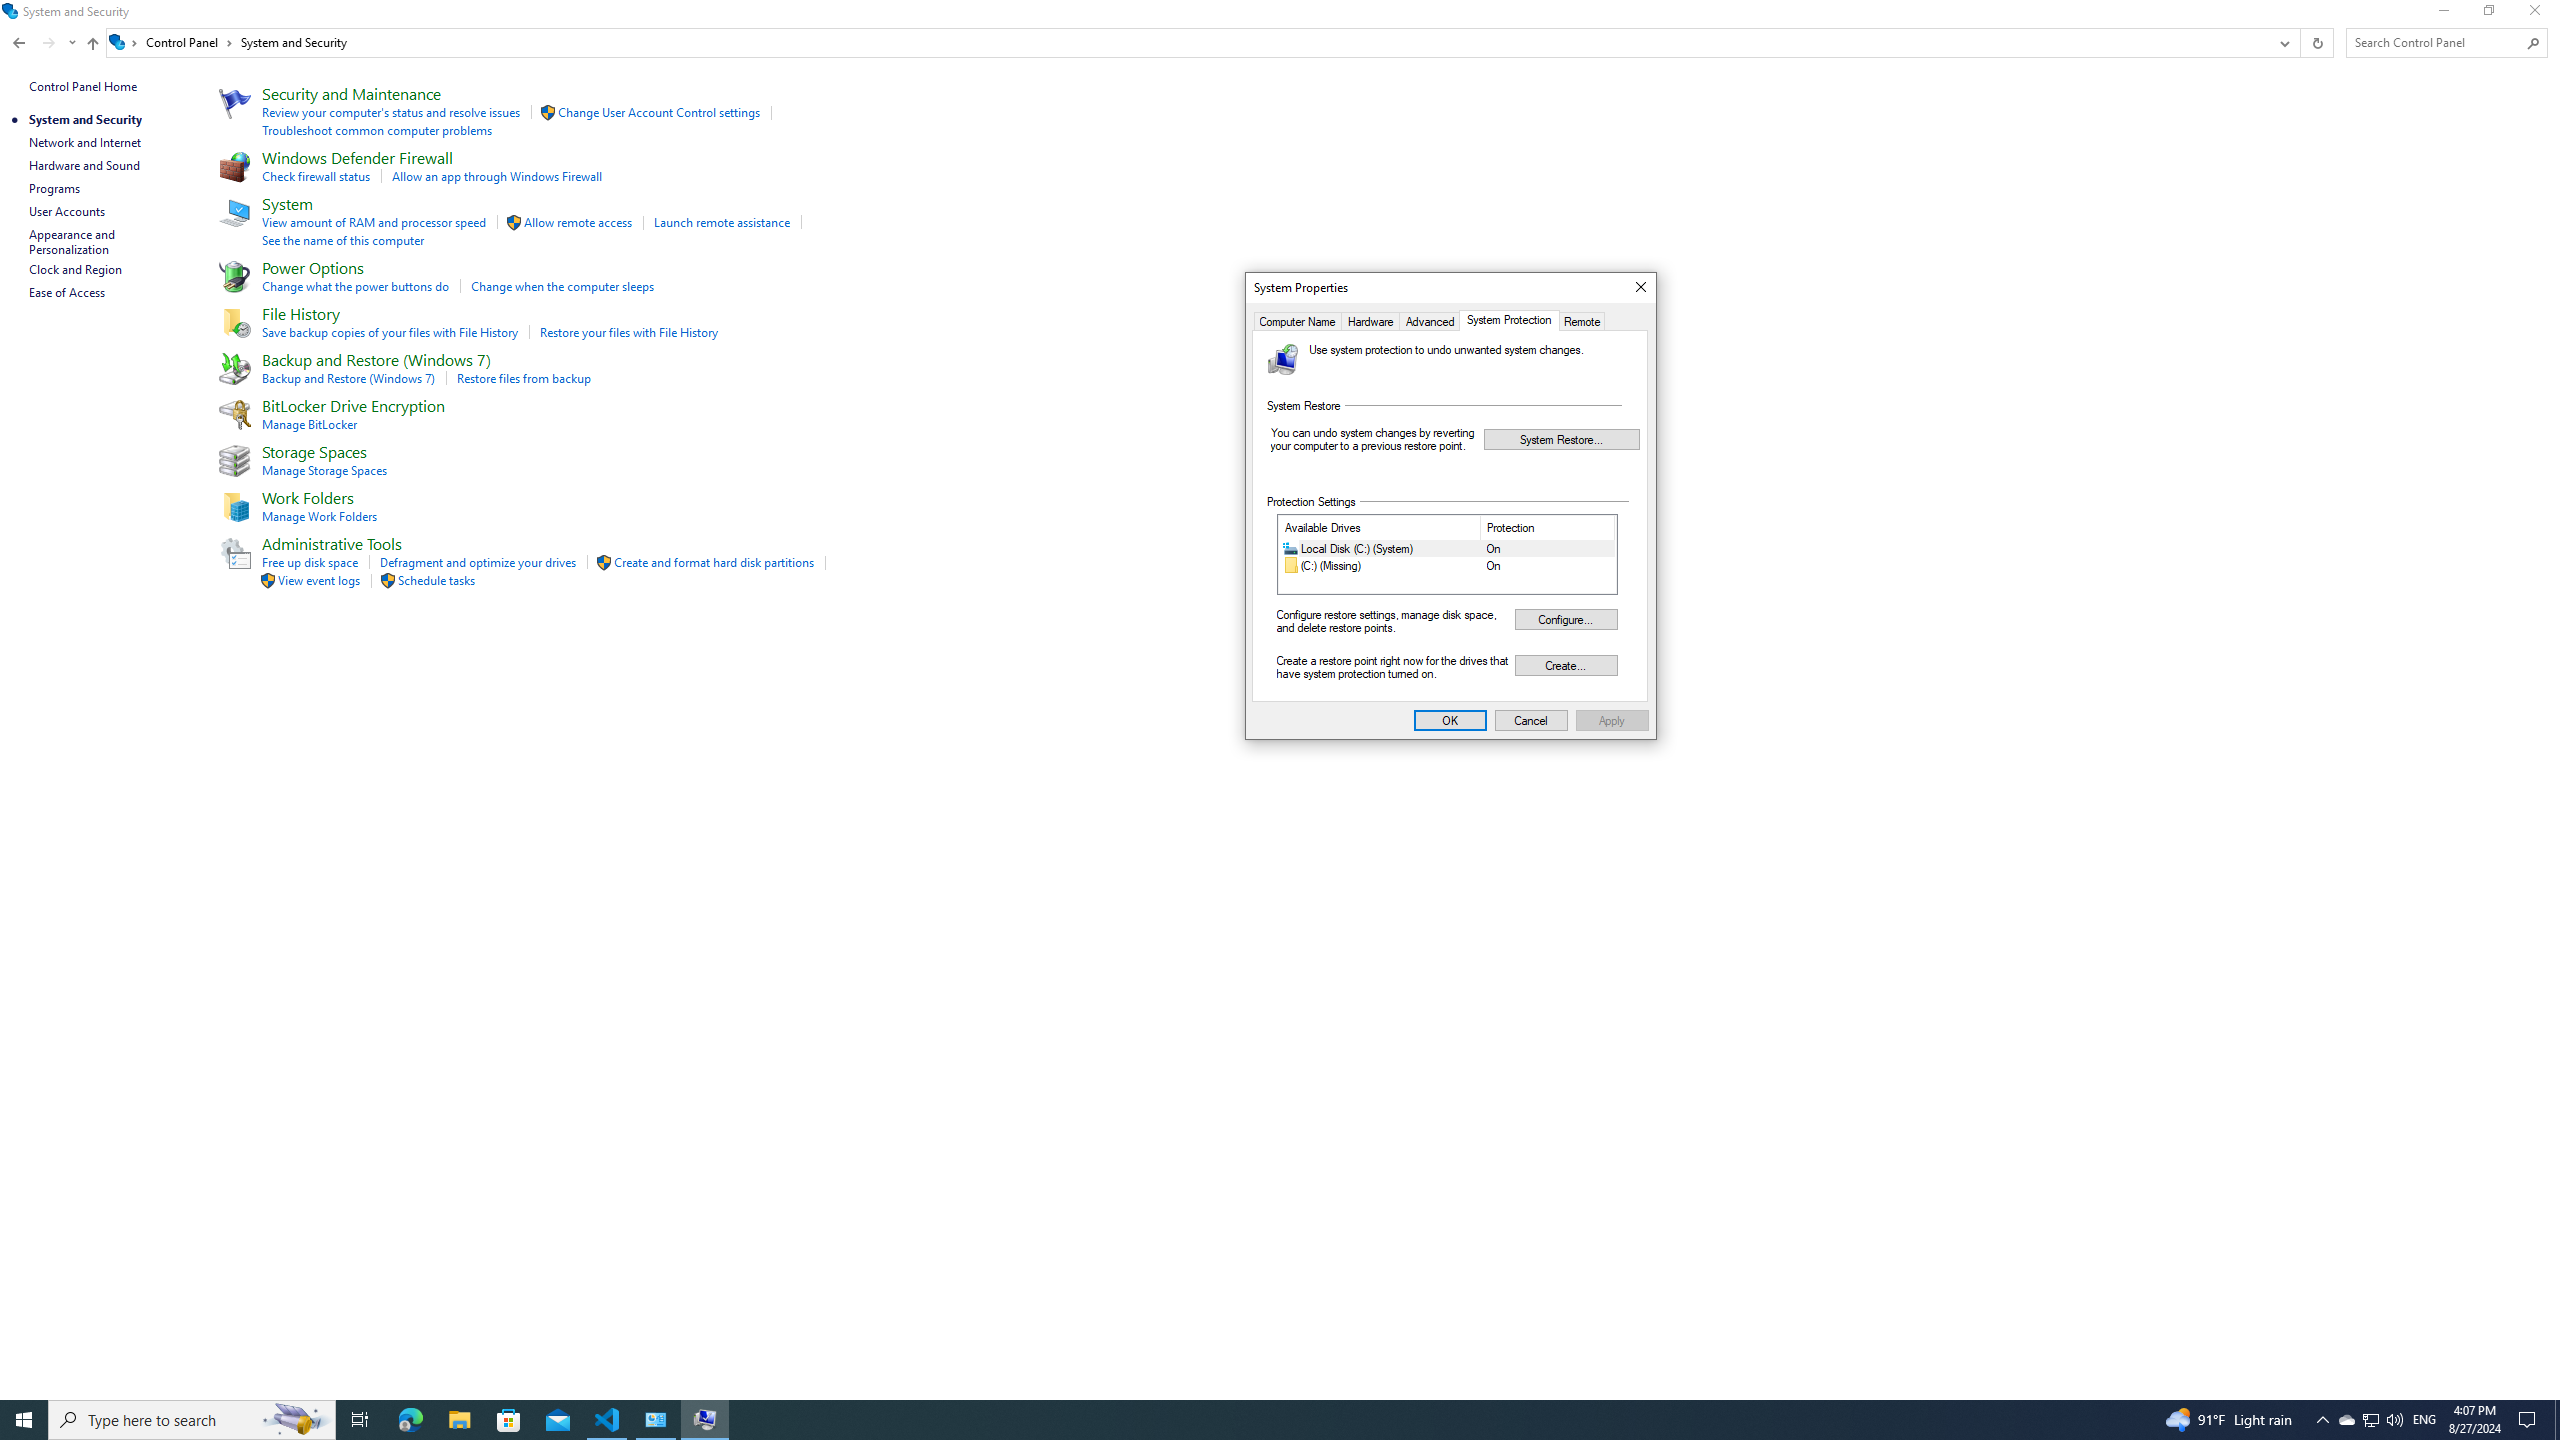 The height and width of the screenshot is (1440, 2560). Describe the element at coordinates (358, 1418) in the screenshot. I see `'Task View'` at that location.